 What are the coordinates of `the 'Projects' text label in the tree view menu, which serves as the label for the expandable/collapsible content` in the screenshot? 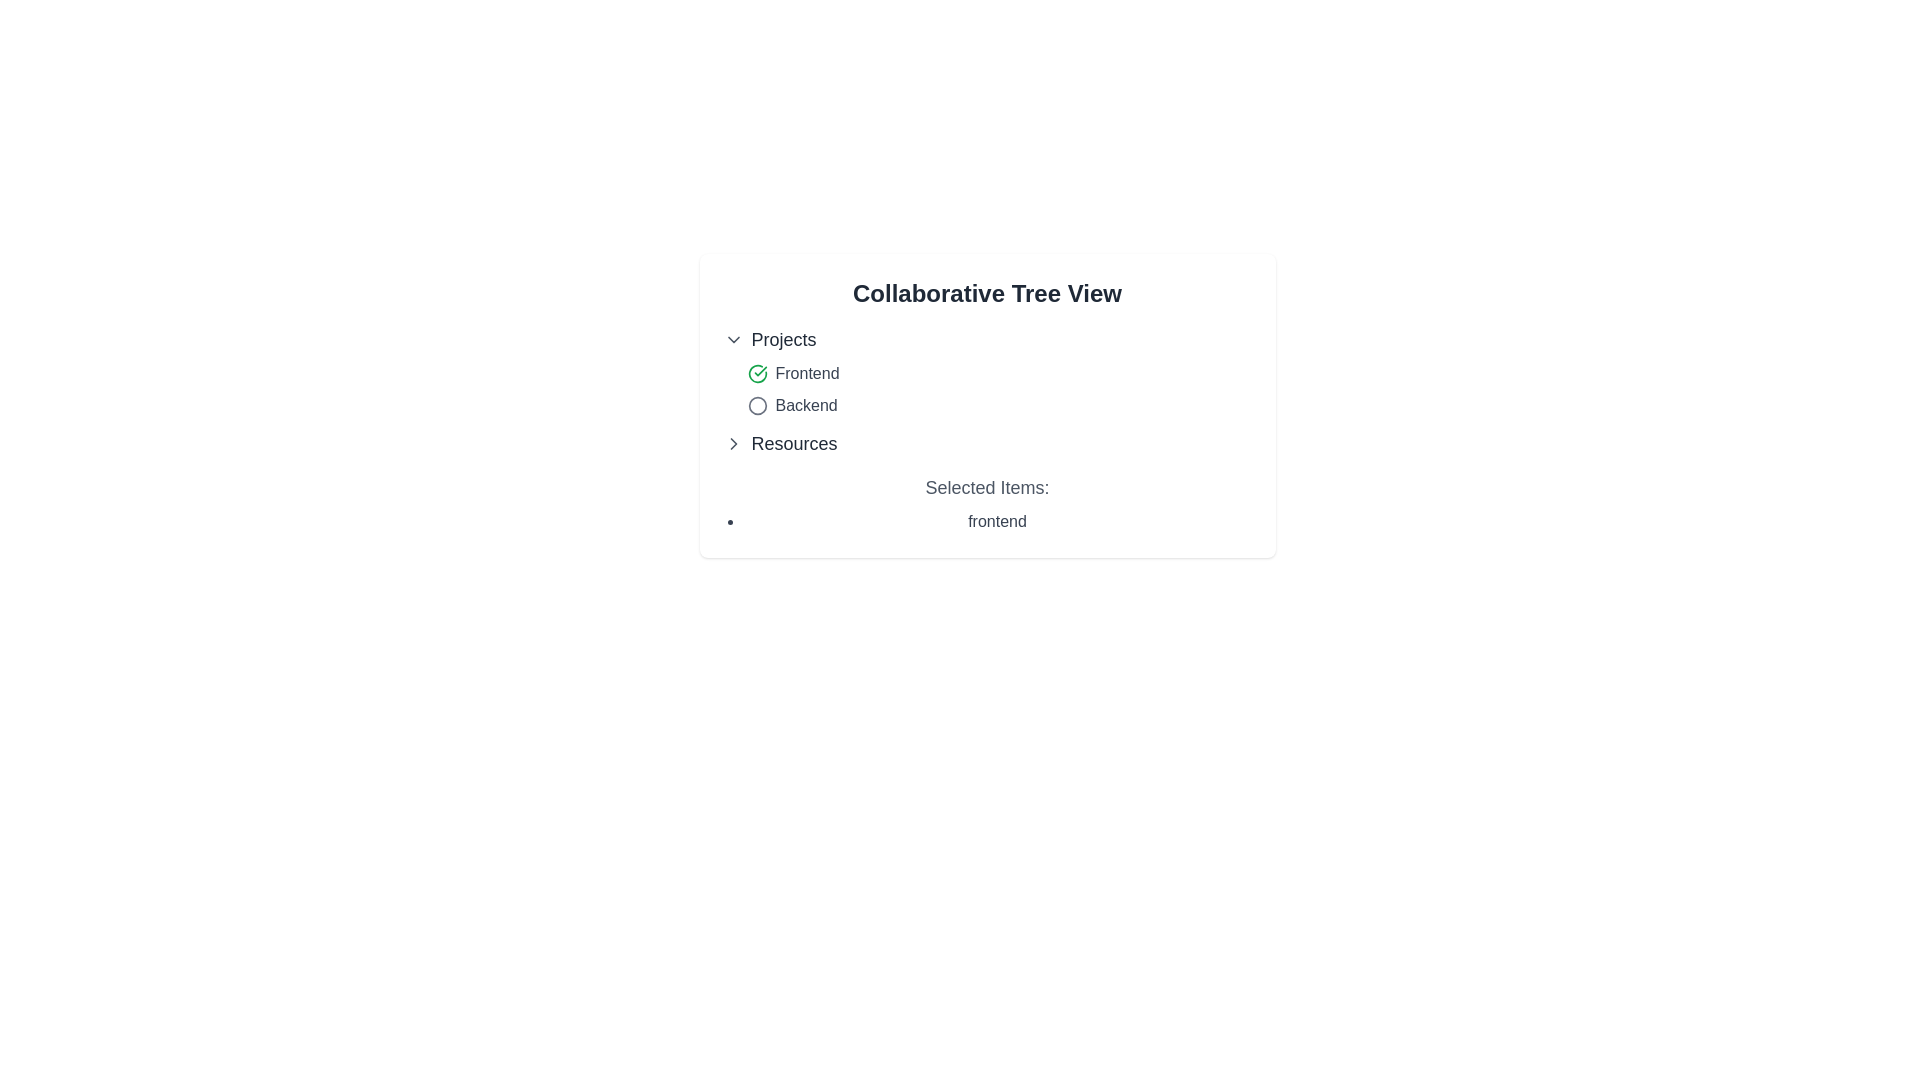 It's located at (782, 338).